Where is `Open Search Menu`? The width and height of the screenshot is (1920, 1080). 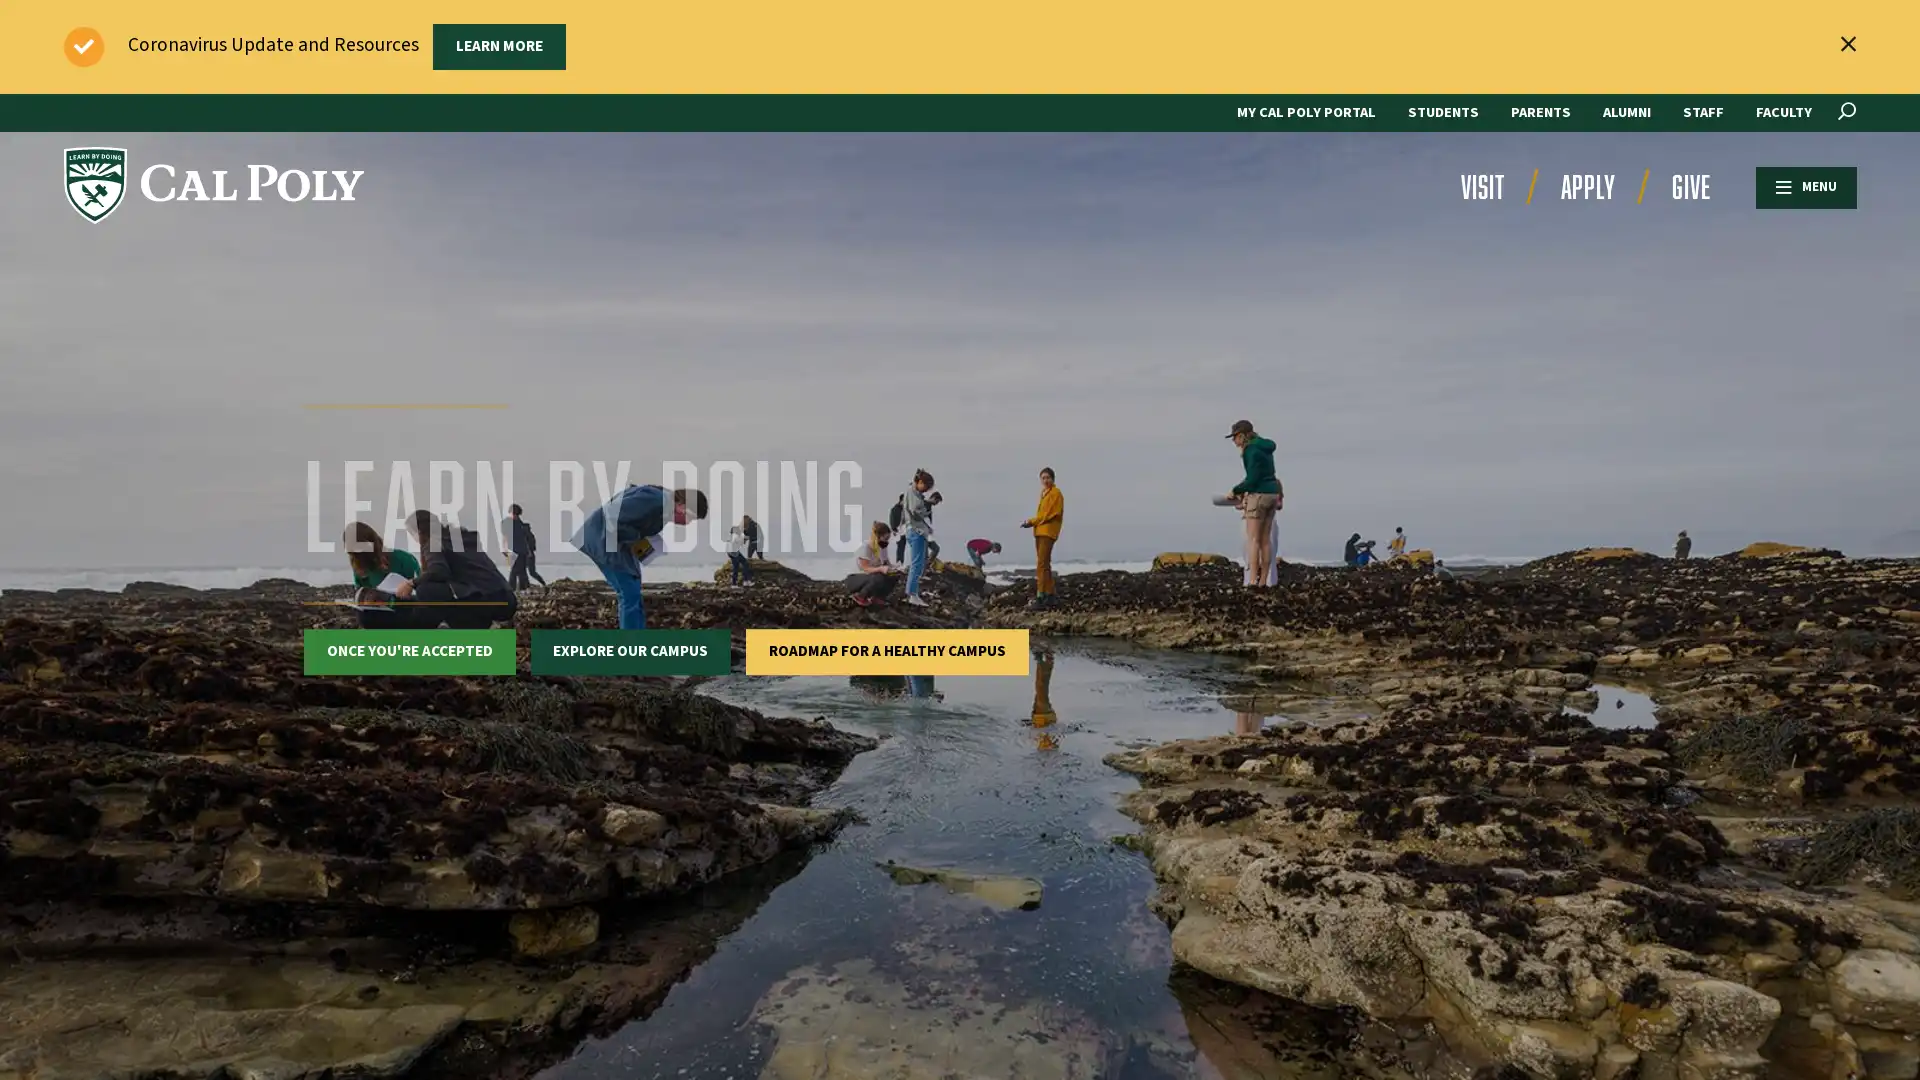
Open Search Menu is located at coordinates (1846, 111).